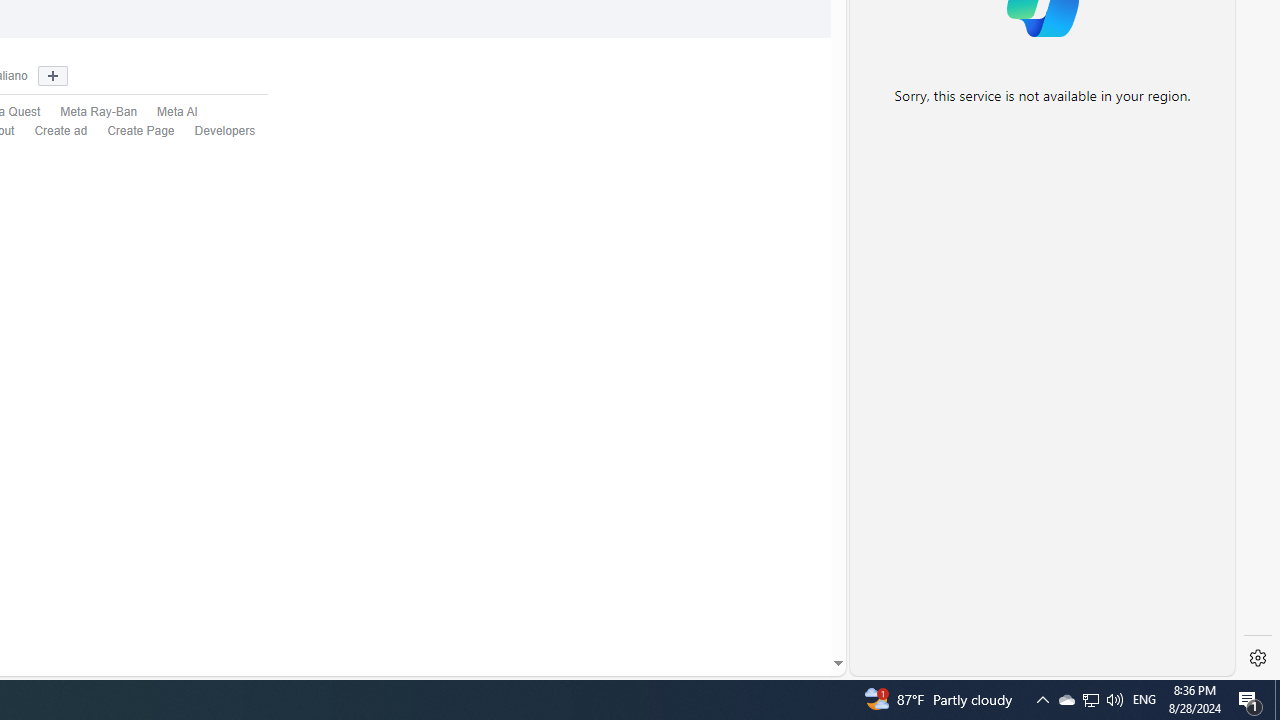  I want to click on 'Create Page', so click(130, 131).